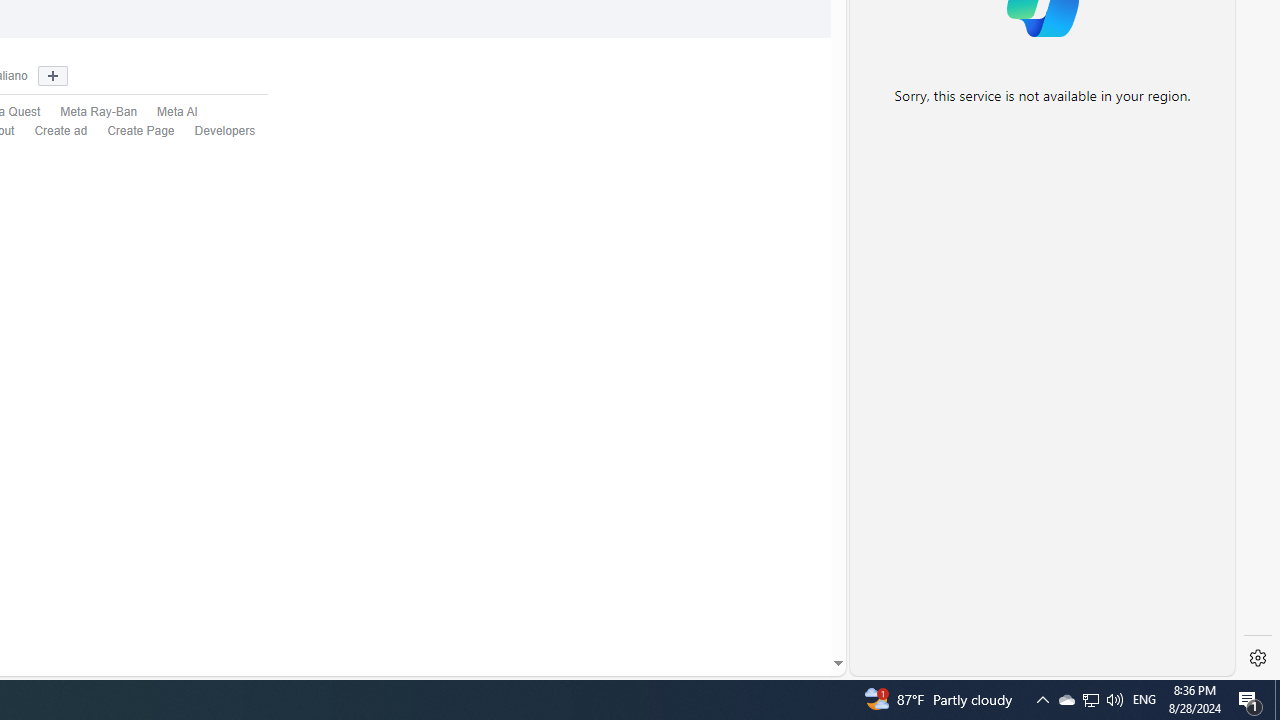  I want to click on 'Create Page', so click(130, 131).